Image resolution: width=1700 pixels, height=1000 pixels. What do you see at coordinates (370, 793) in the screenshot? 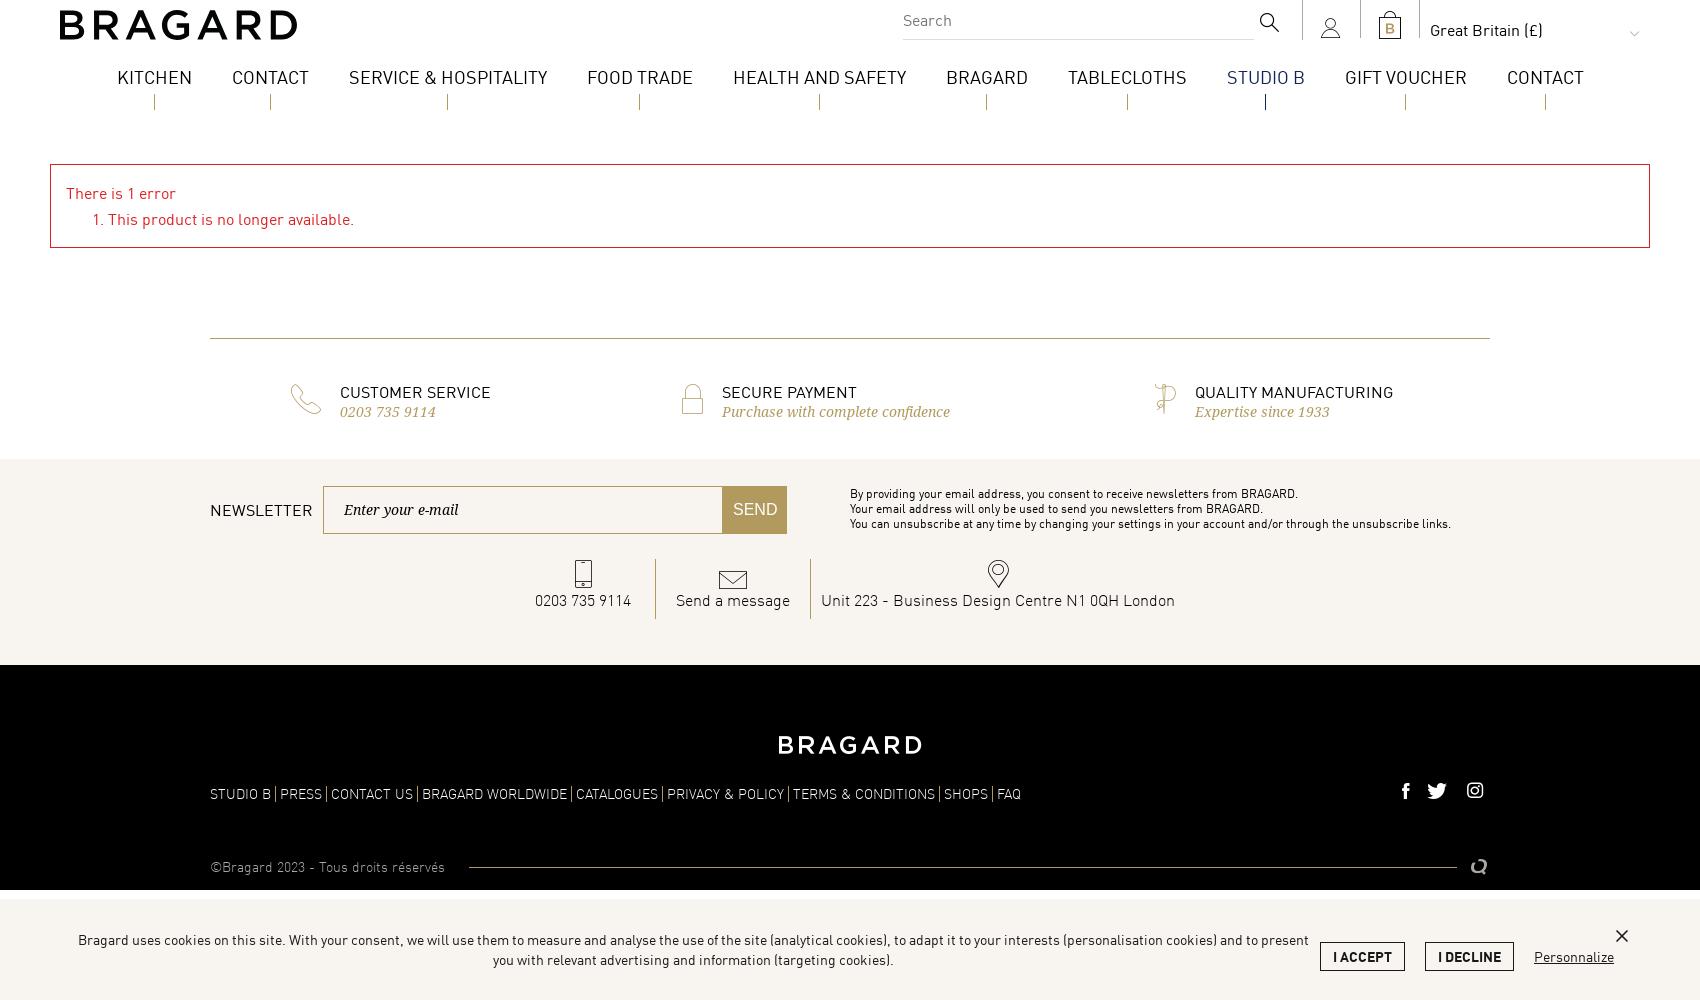
I see `'CONTACT US'` at bounding box center [370, 793].